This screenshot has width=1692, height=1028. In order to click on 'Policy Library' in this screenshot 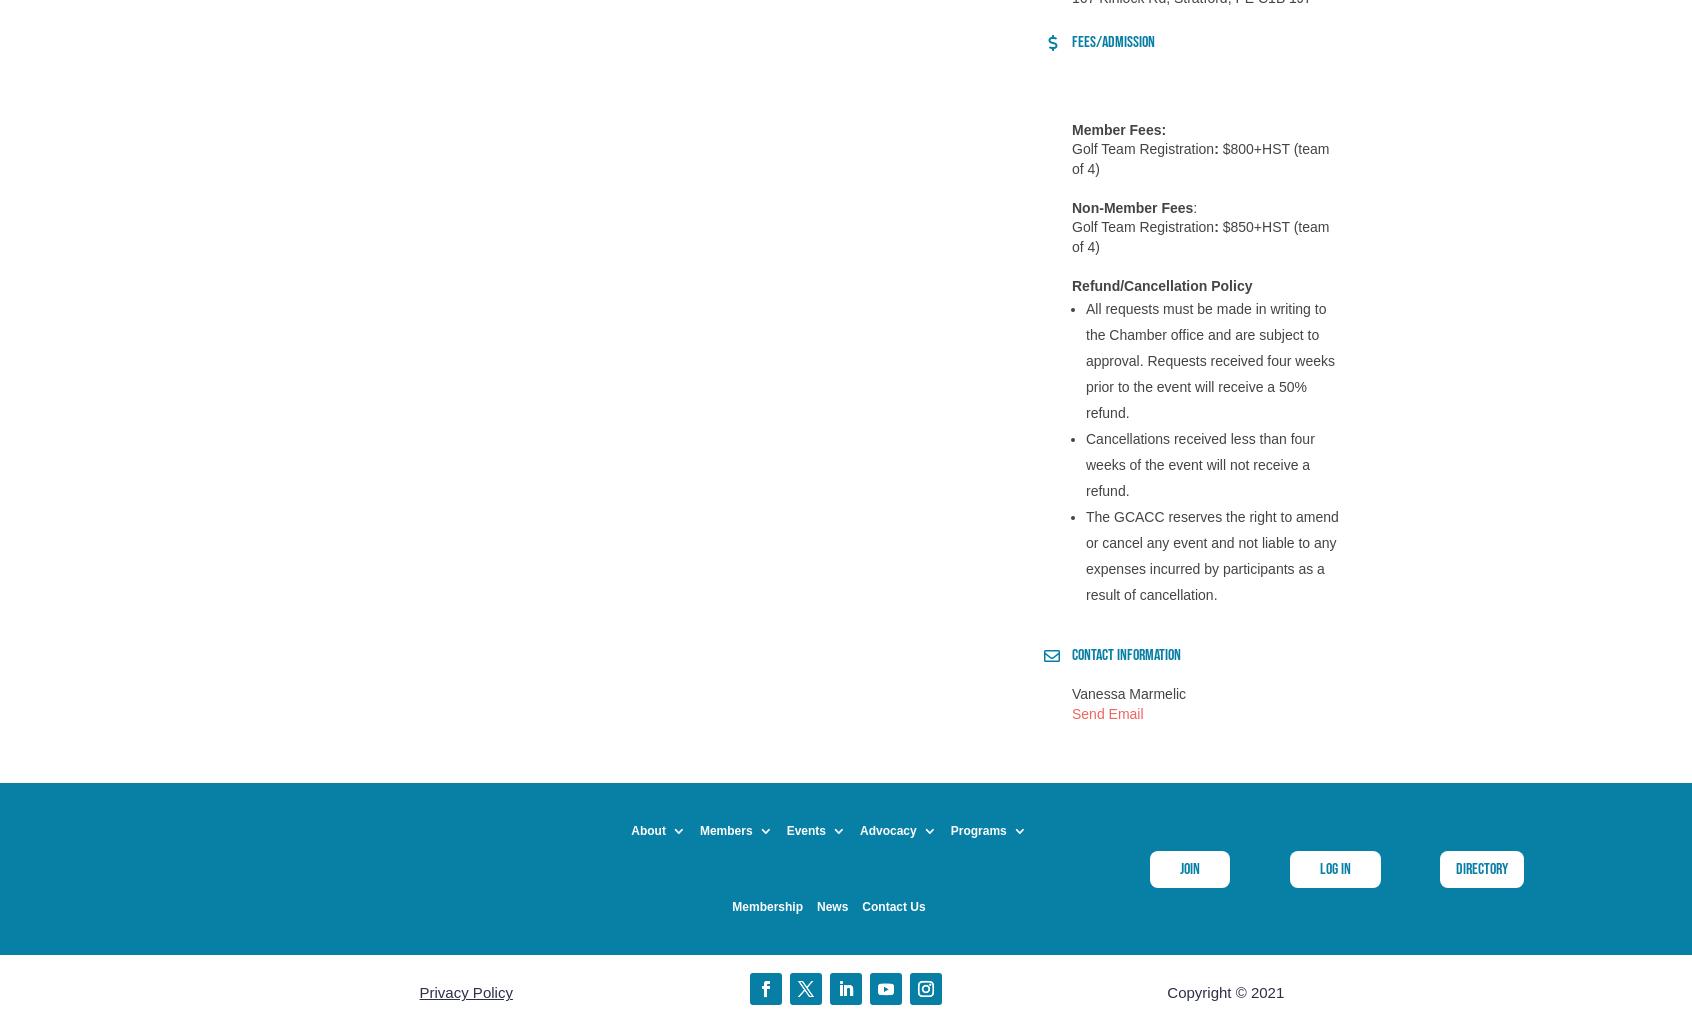, I will do `click(892, 749)`.